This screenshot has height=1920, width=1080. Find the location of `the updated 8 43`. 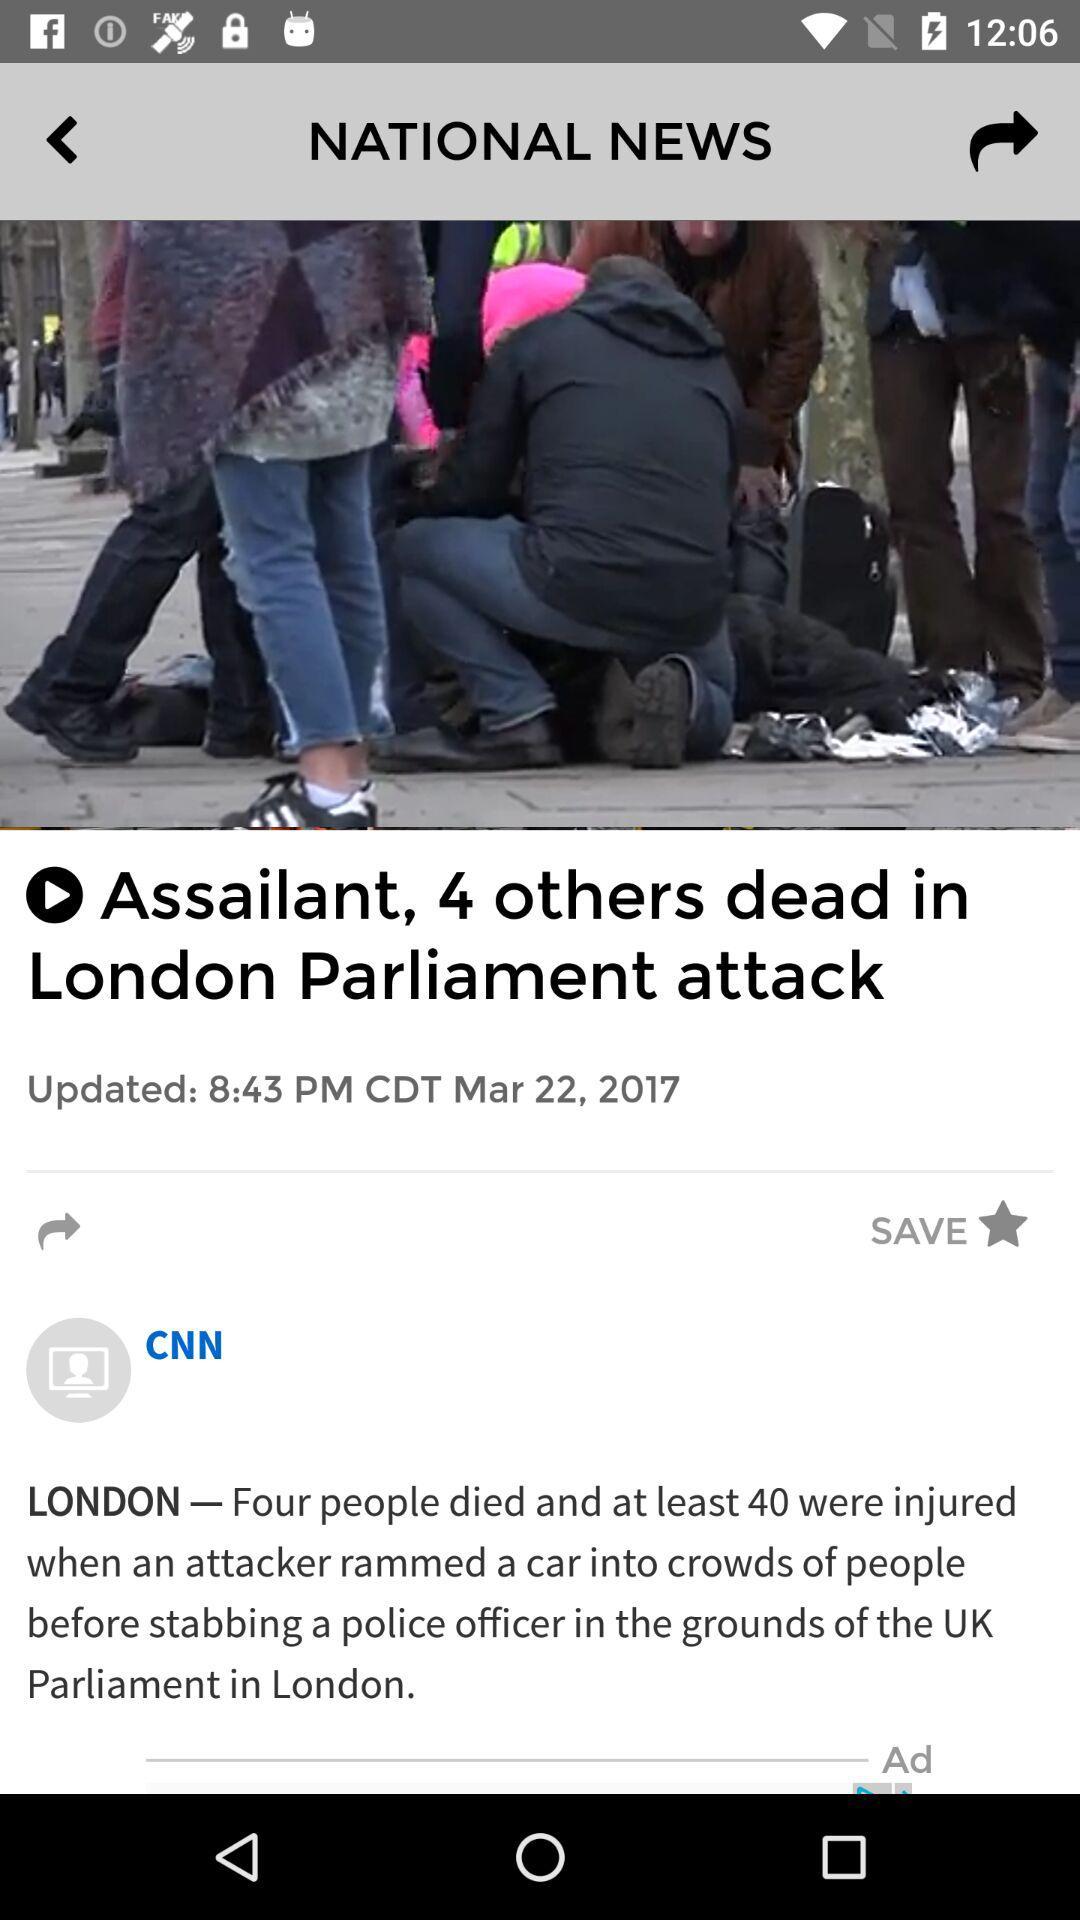

the updated 8 43 is located at coordinates (540, 1089).